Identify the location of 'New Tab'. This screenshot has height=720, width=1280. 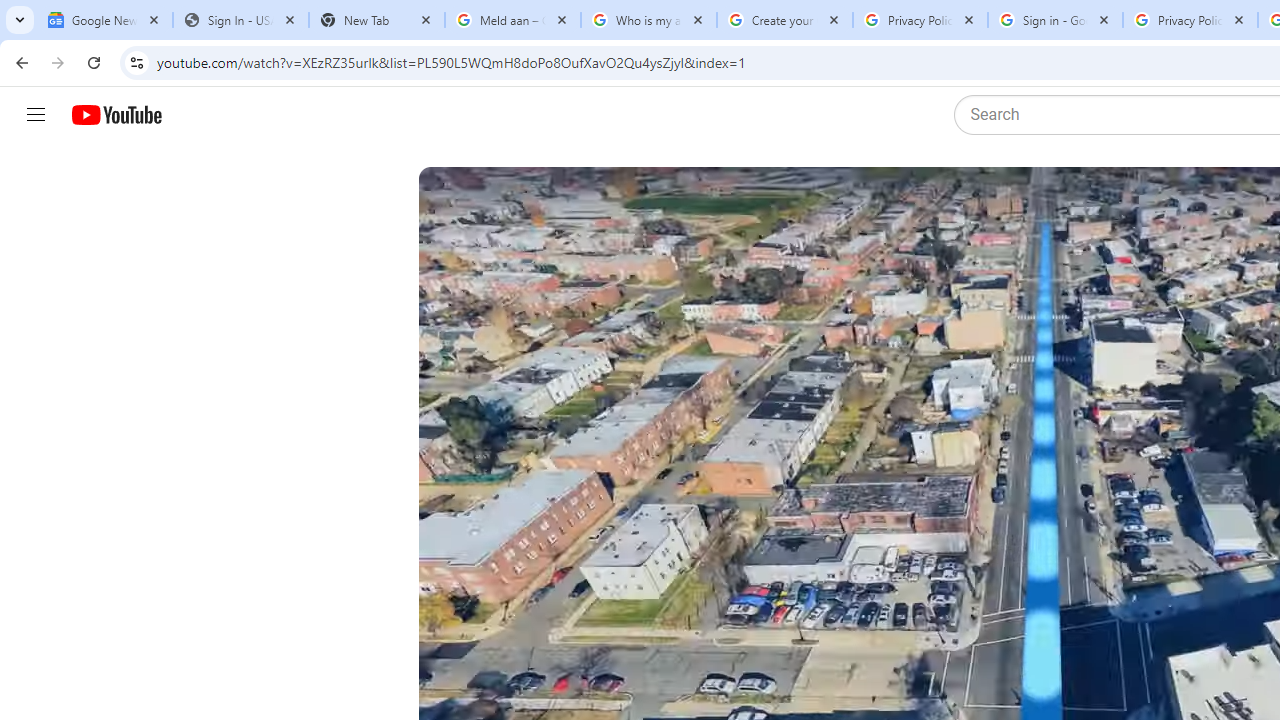
(376, 20).